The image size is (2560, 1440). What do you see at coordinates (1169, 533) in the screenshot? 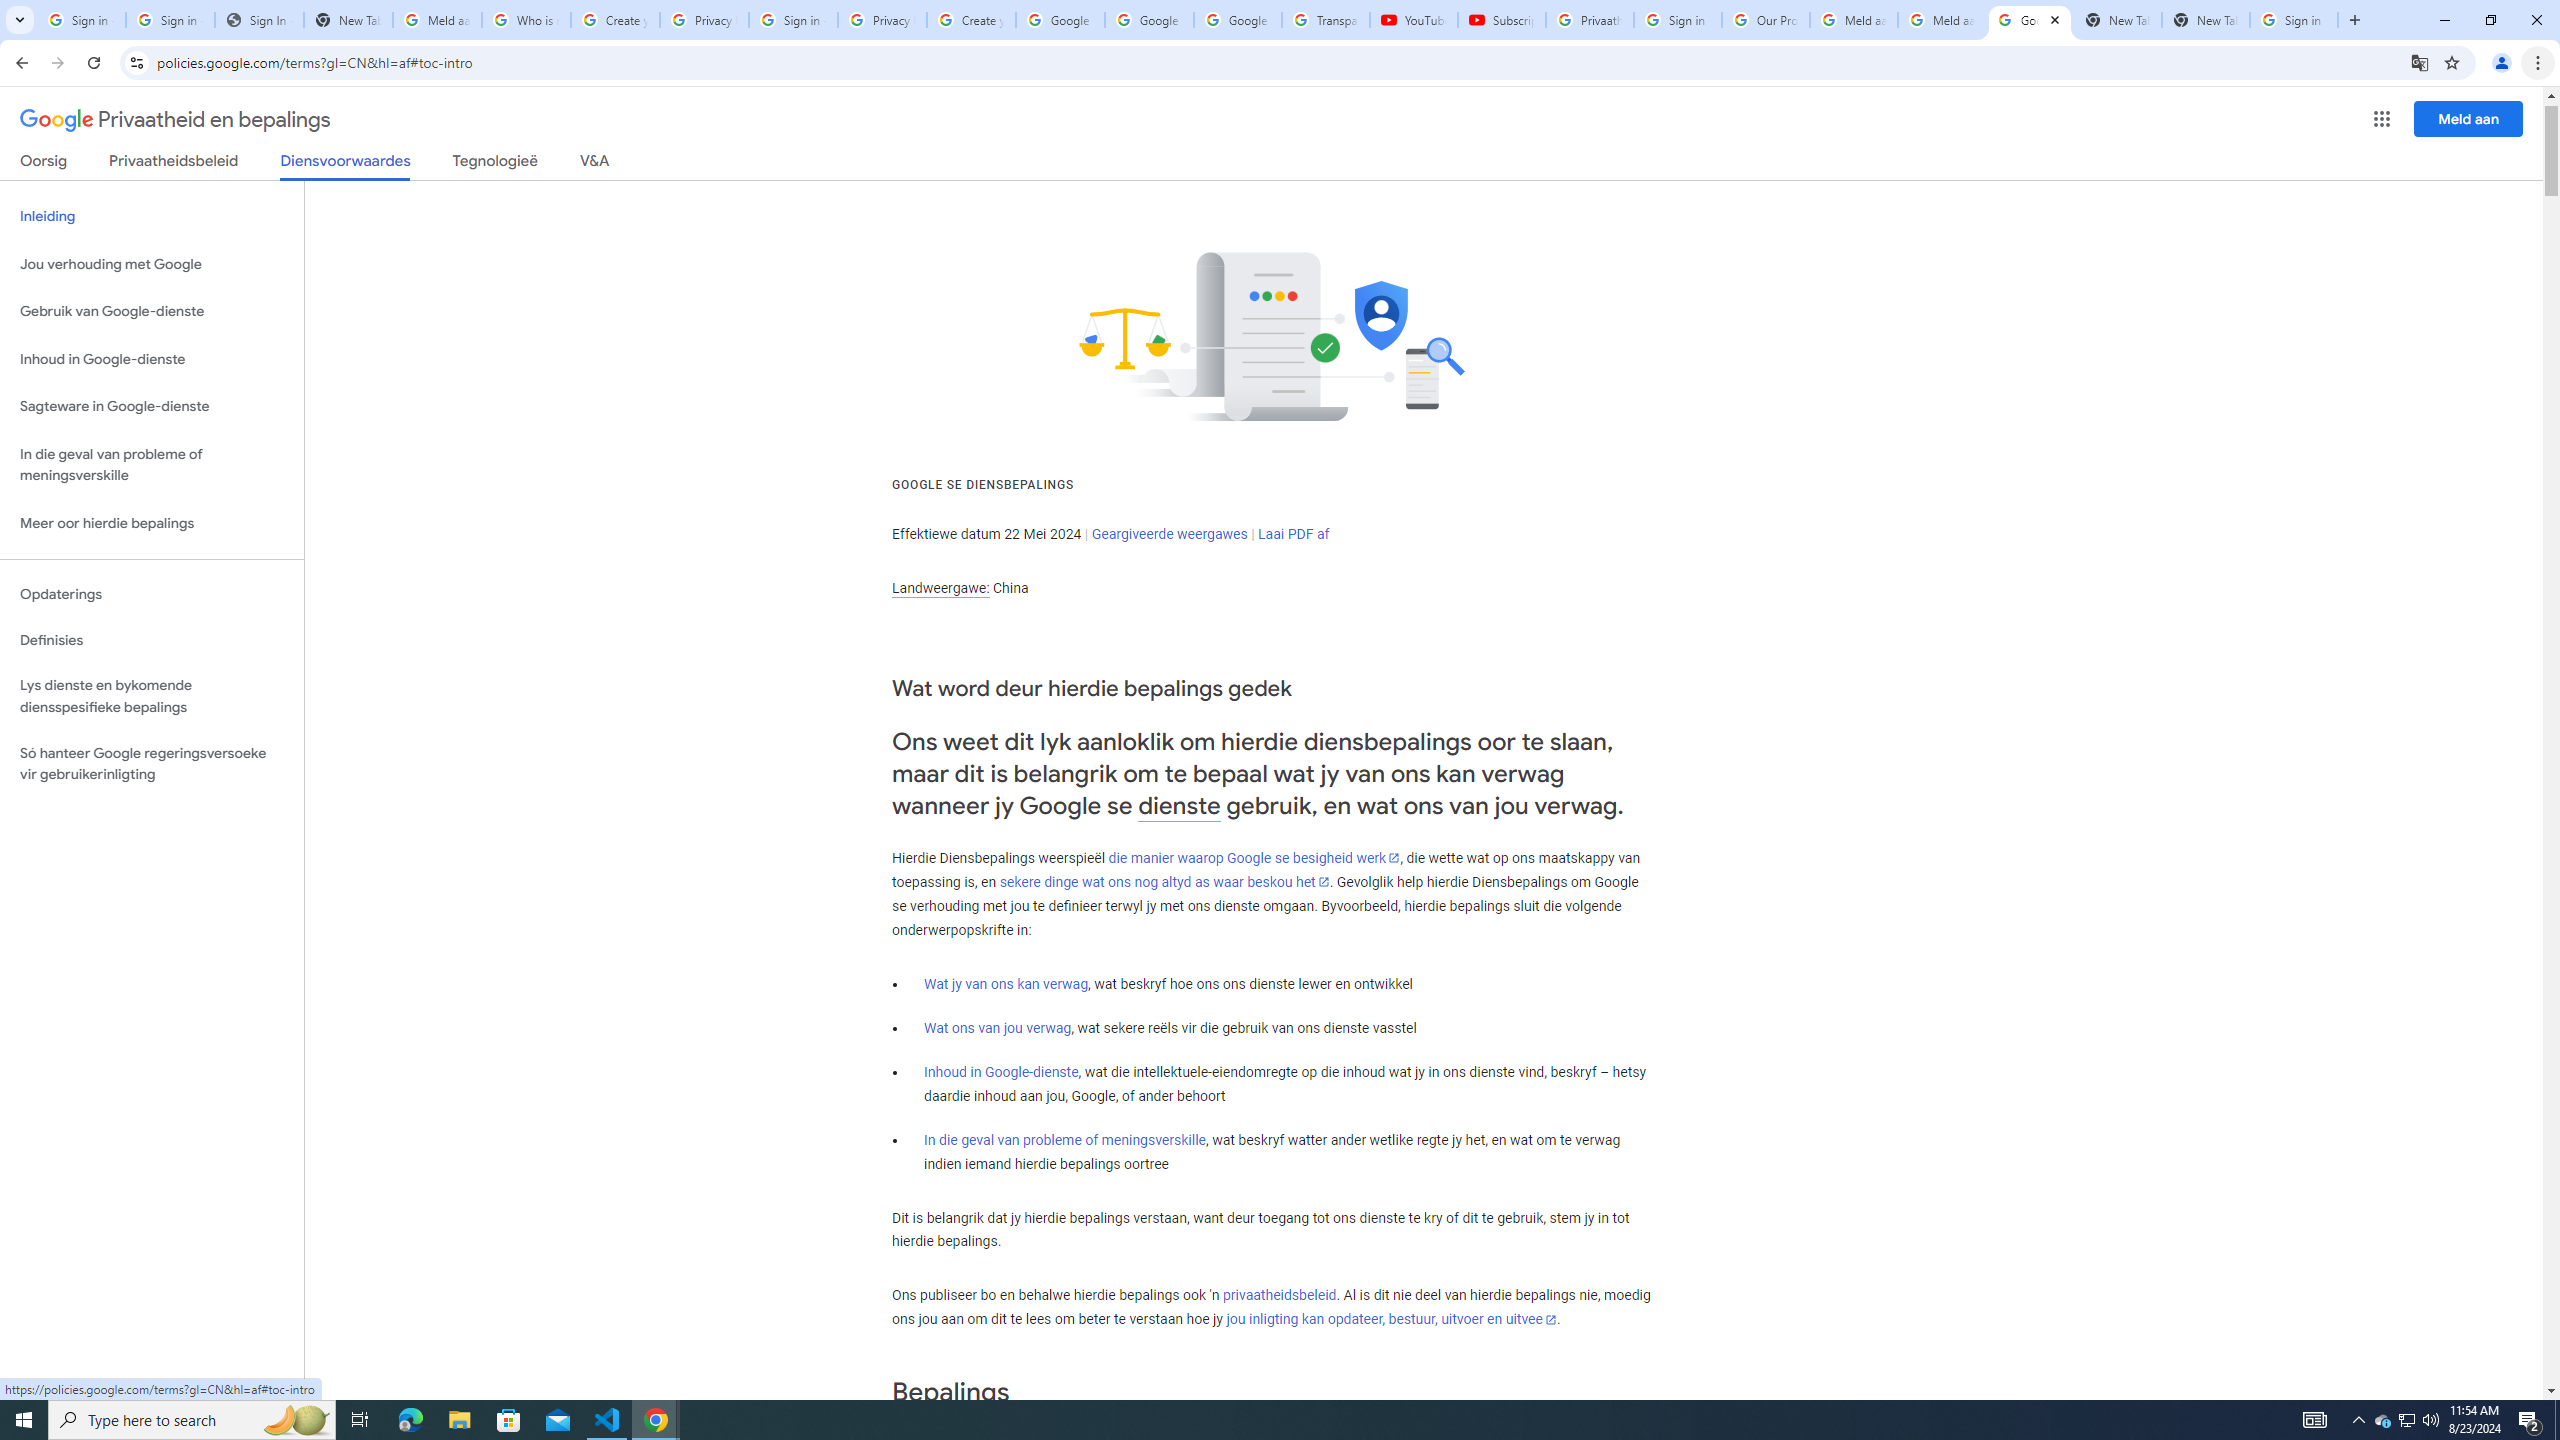
I see `'Geargiveerde weergawes'` at bounding box center [1169, 533].